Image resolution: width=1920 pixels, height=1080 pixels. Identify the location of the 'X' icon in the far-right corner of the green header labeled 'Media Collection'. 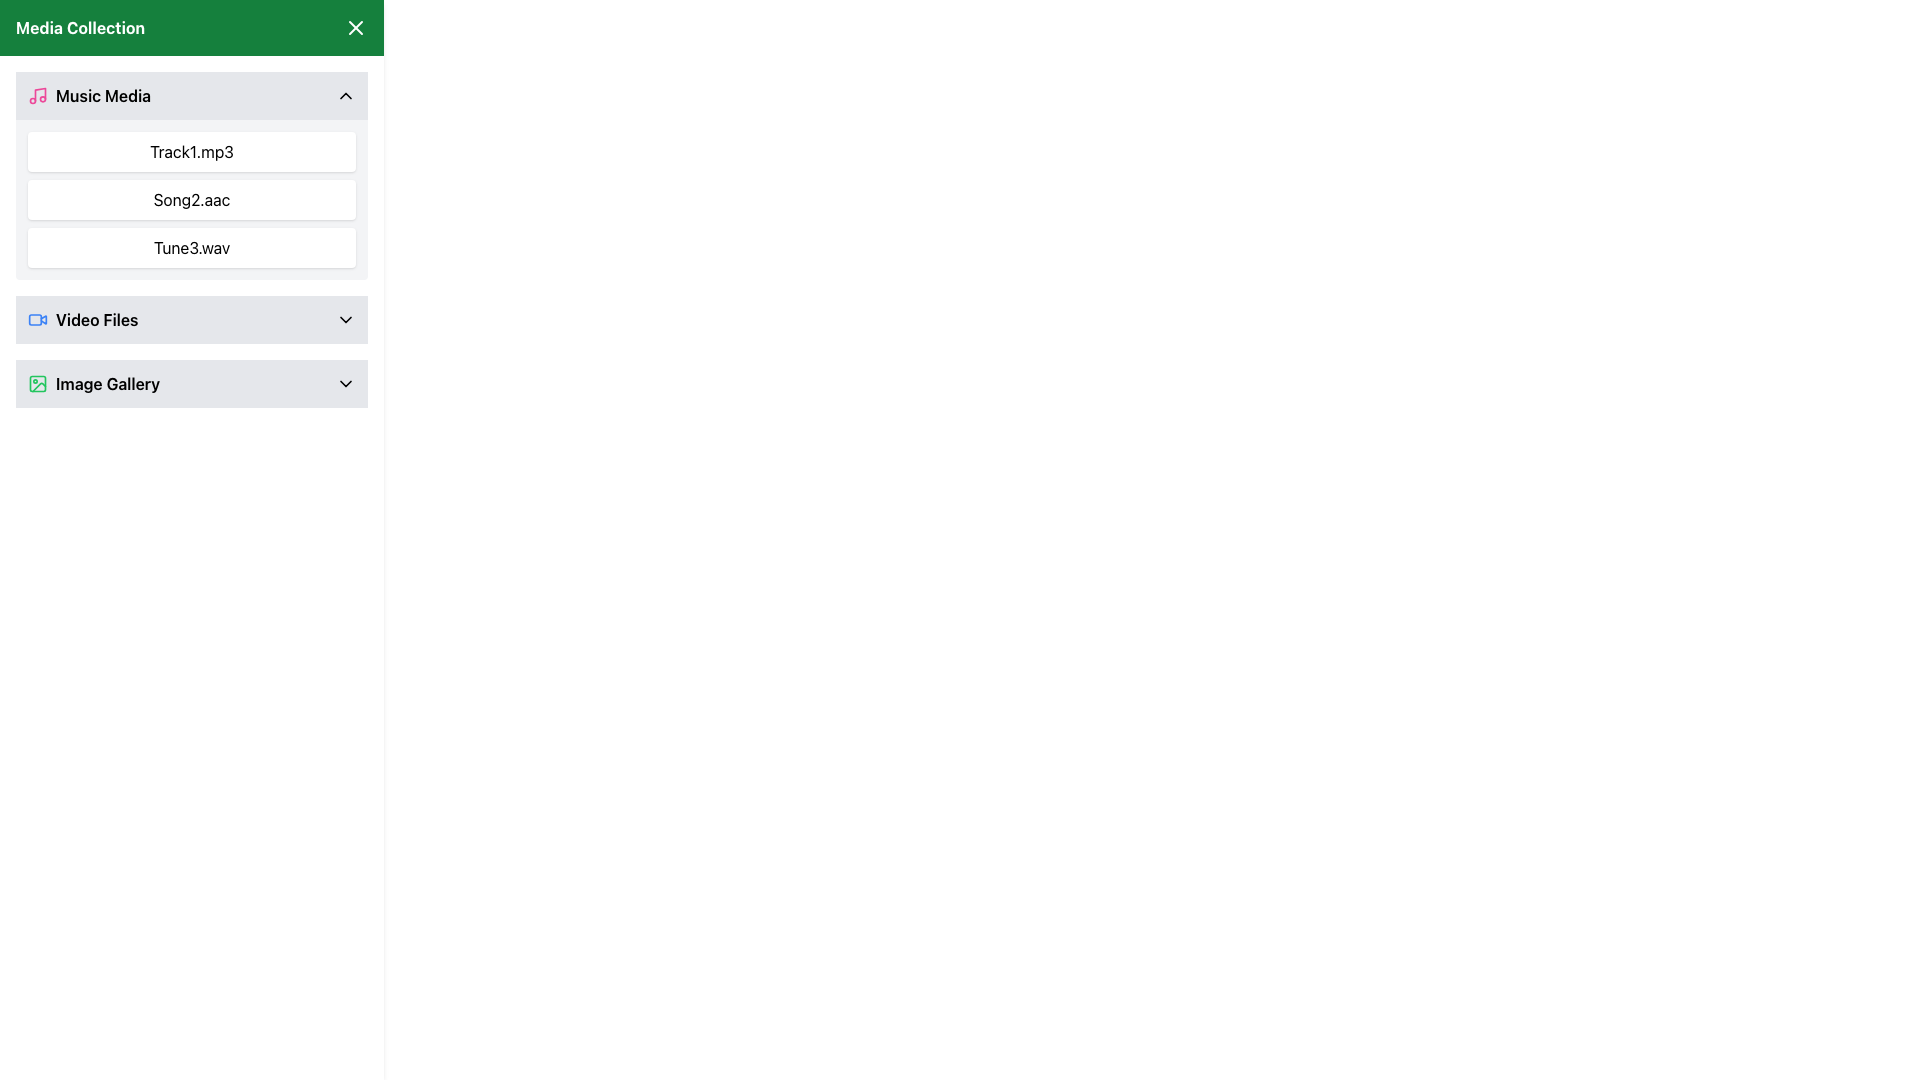
(355, 27).